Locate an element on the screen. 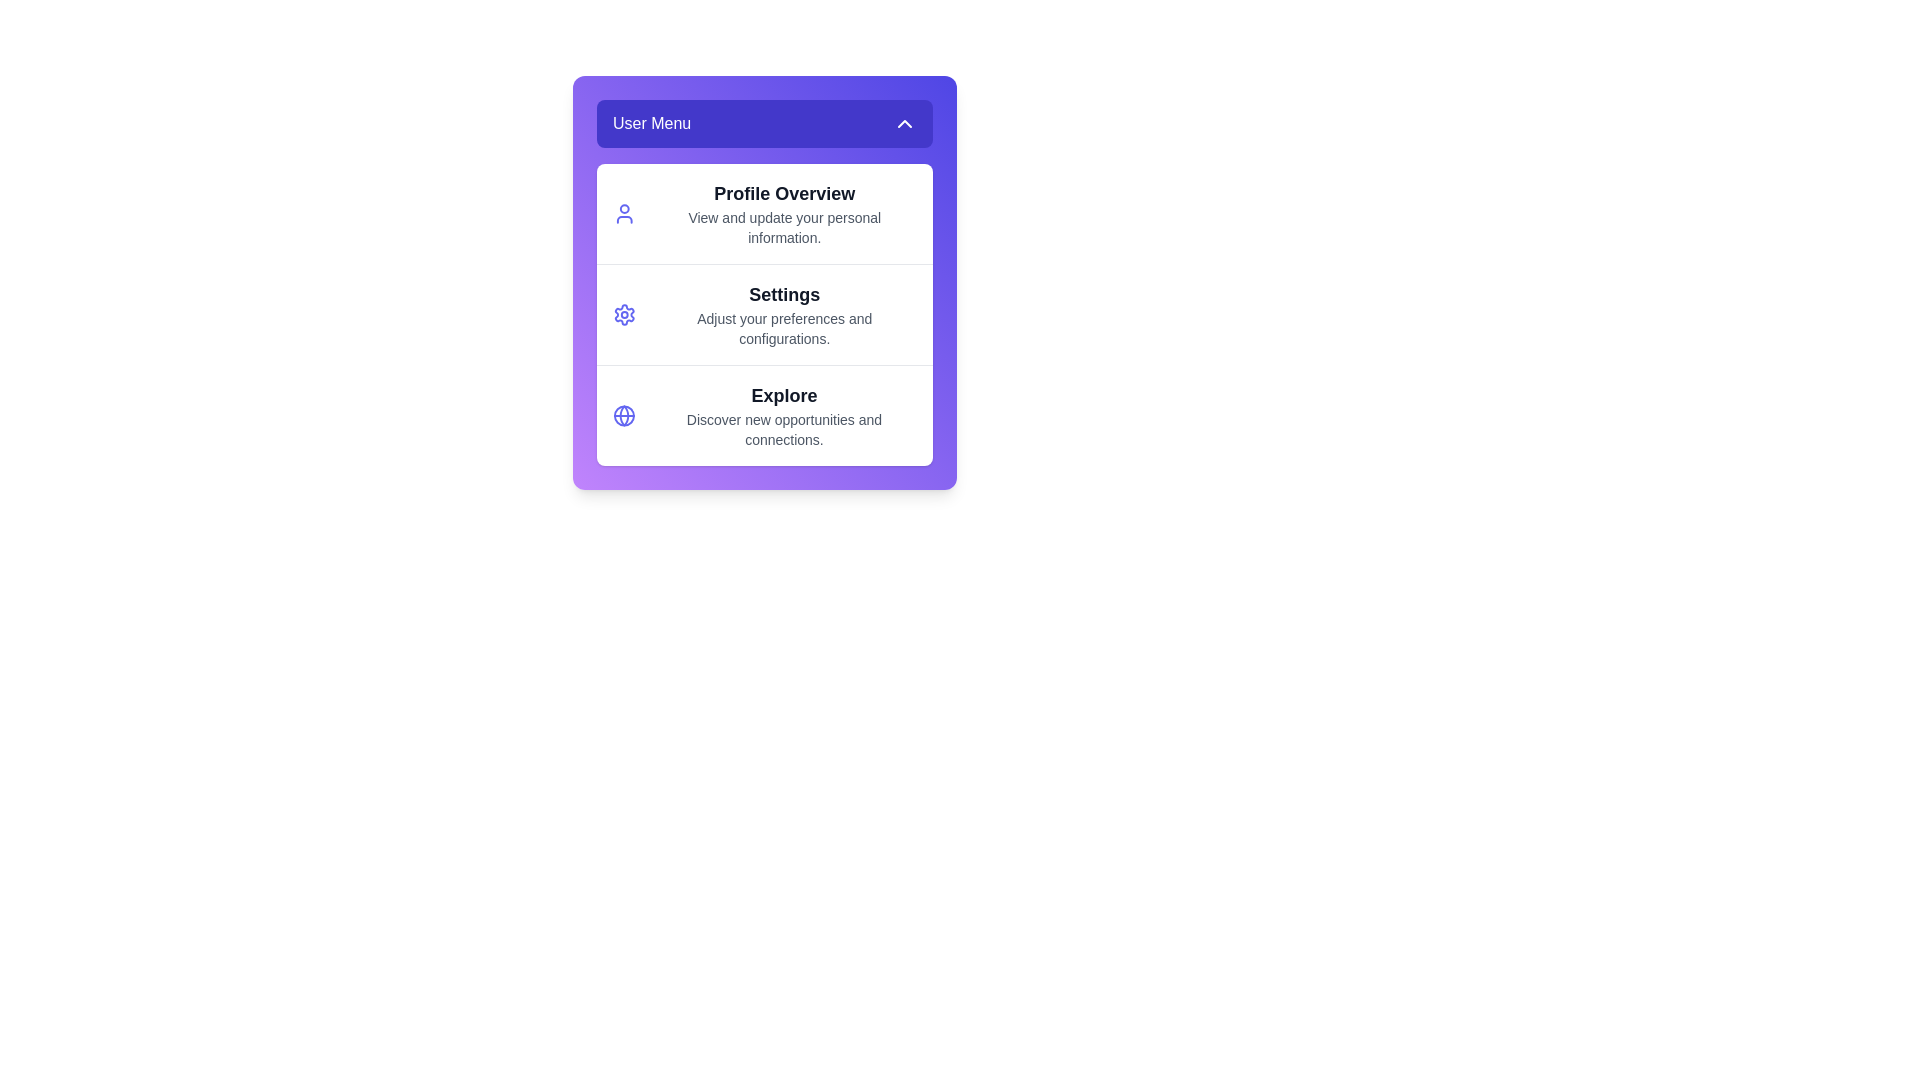 The height and width of the screenshot is (1080, 1920). the descriptive text element located below the 'Explore' section in the 'User Menu' interface to provide additional context about its purpose is located at coordinates (783, 428).